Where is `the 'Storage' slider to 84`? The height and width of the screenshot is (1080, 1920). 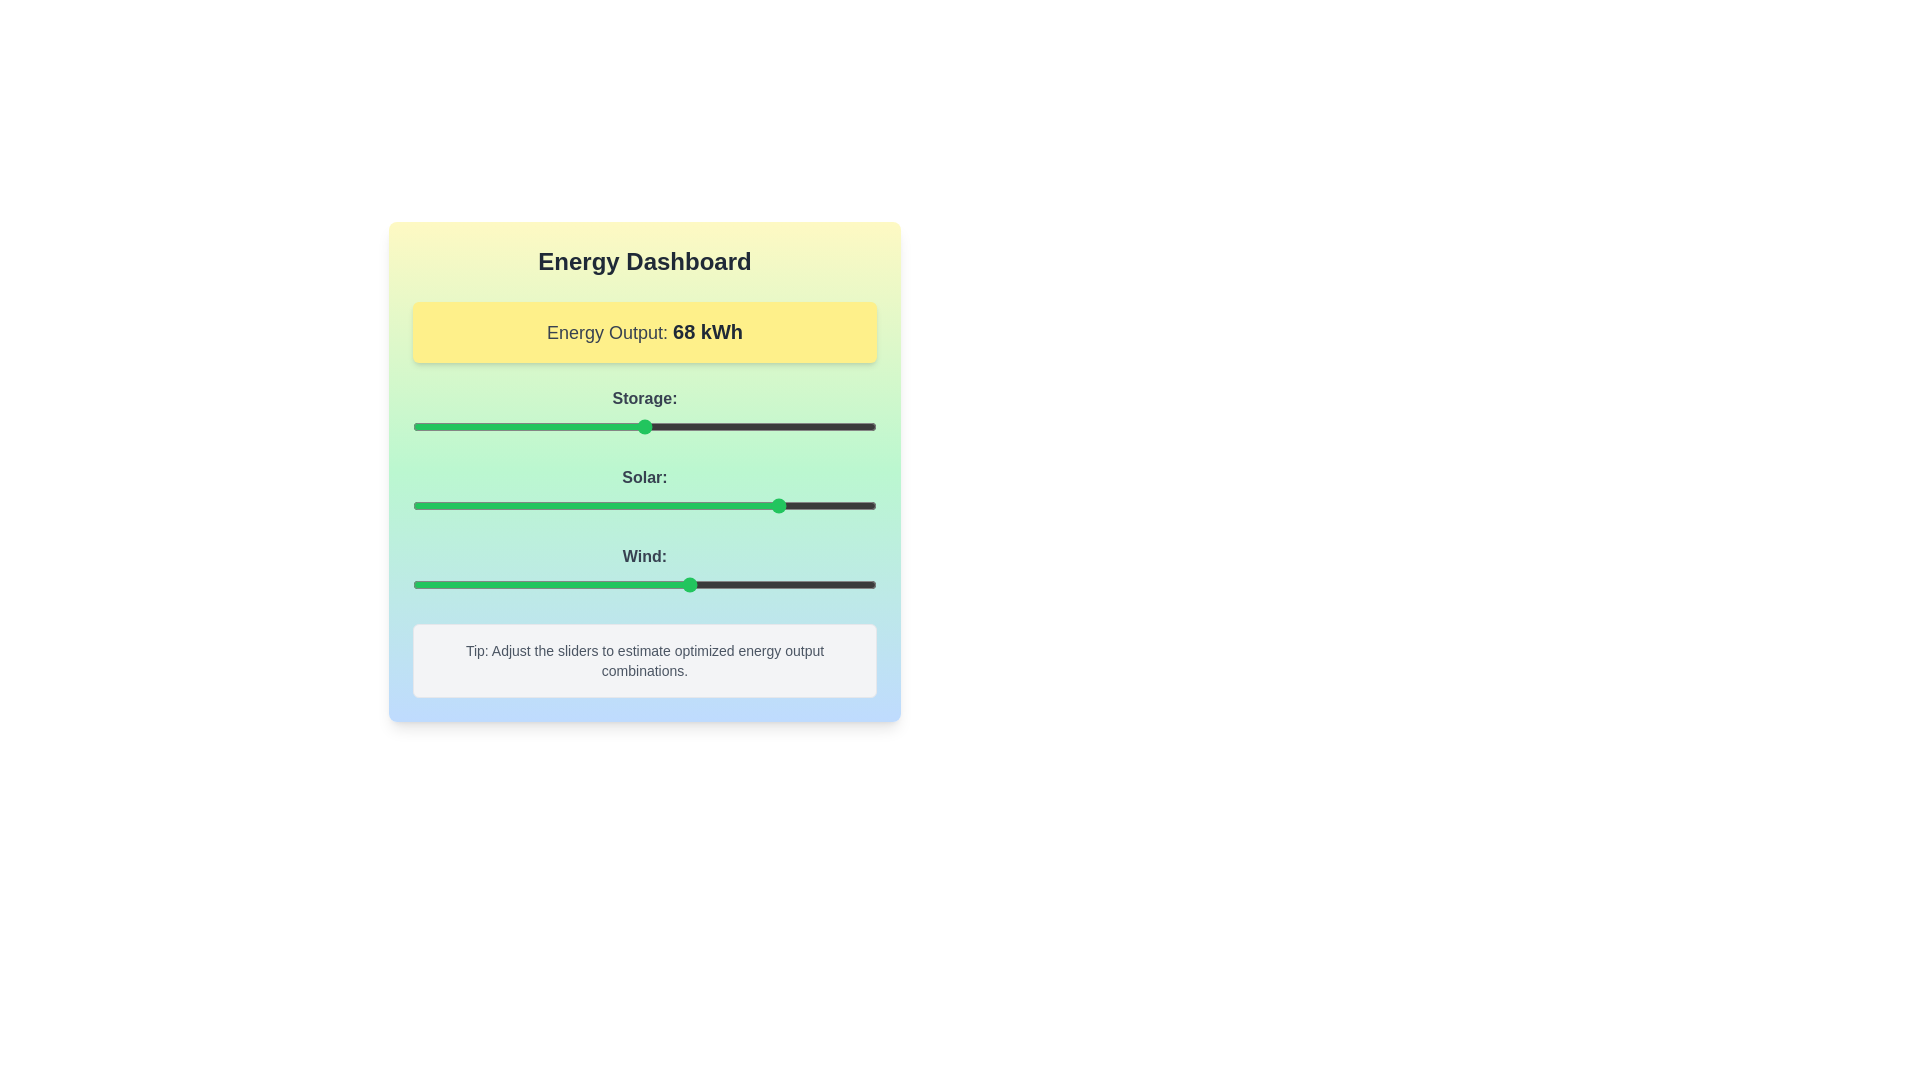 the 'Storage' slider to 84 is located at coordinates (802, 426).